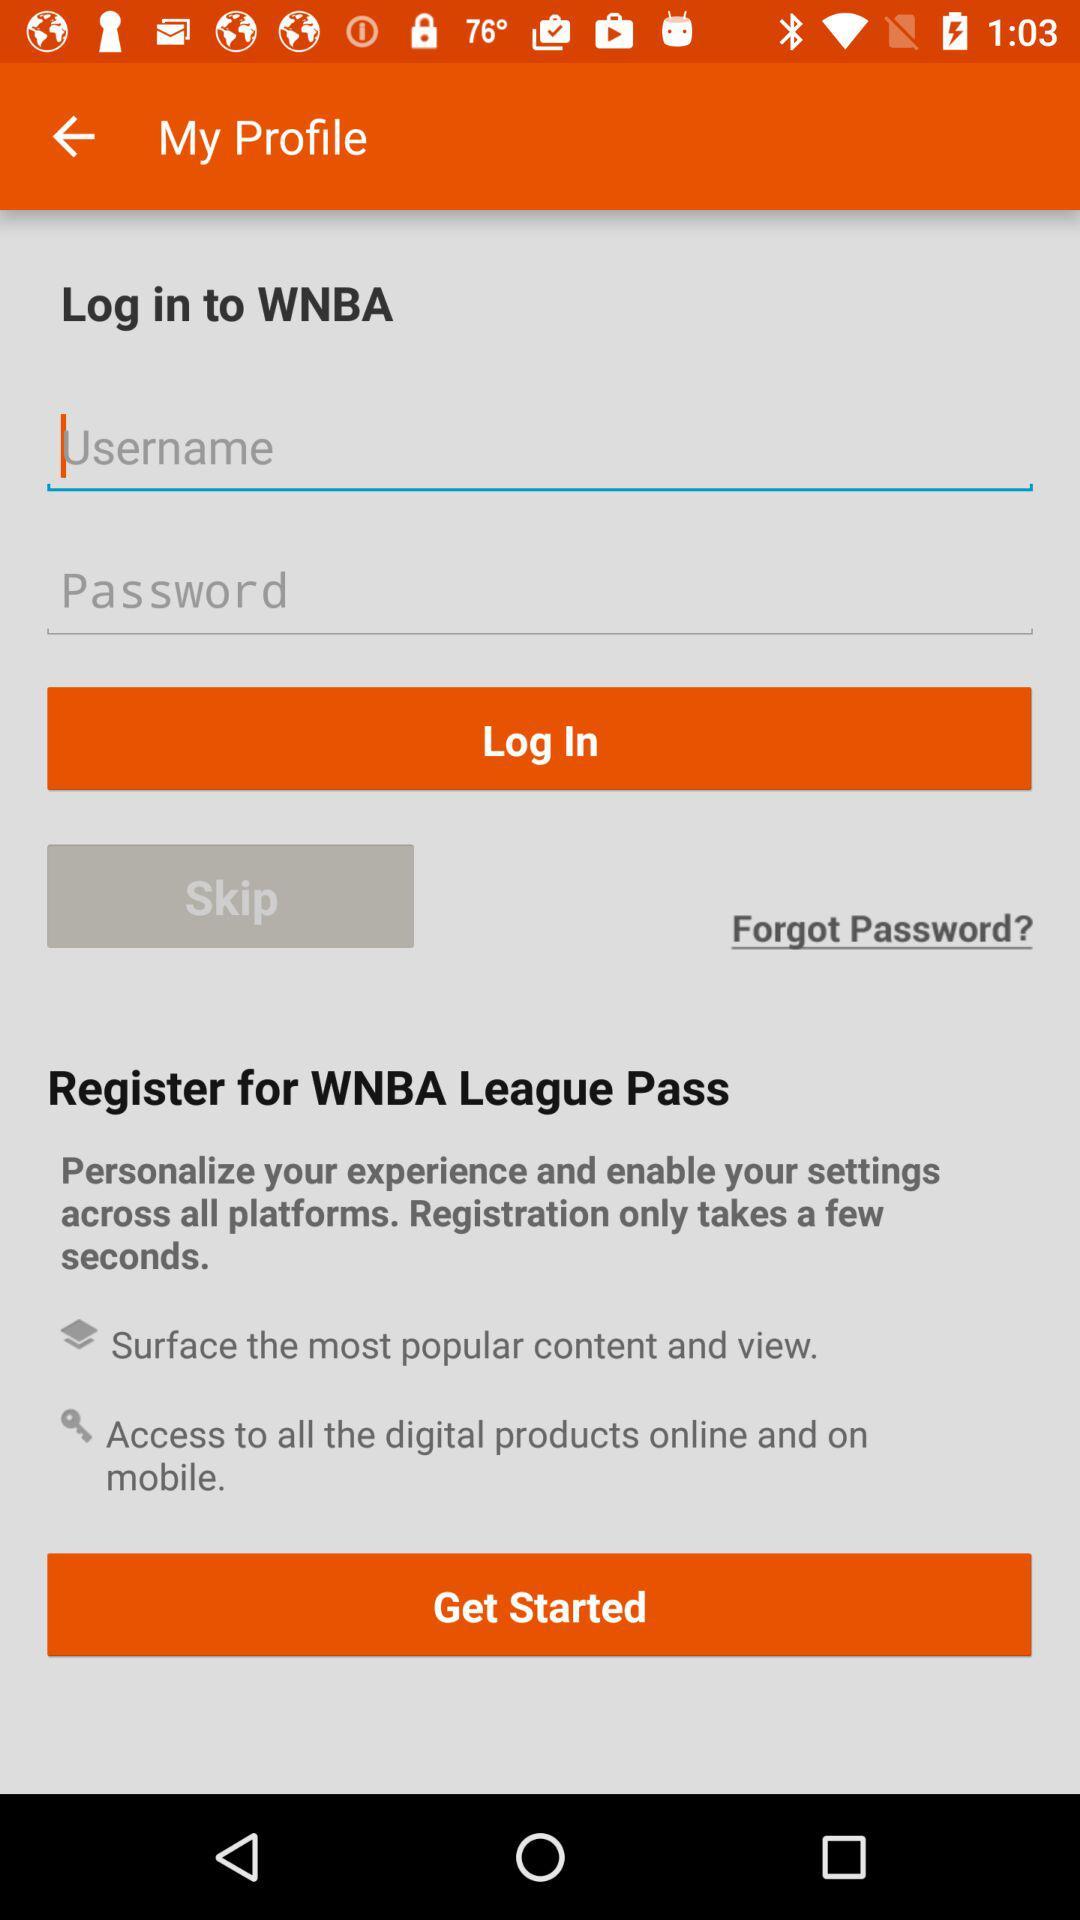 This screenshot has width=1080, height=1920. What do you see at coordinates (540, 444) in the screenshot?
I see `because back devicer` at bounding box center [540, 444].